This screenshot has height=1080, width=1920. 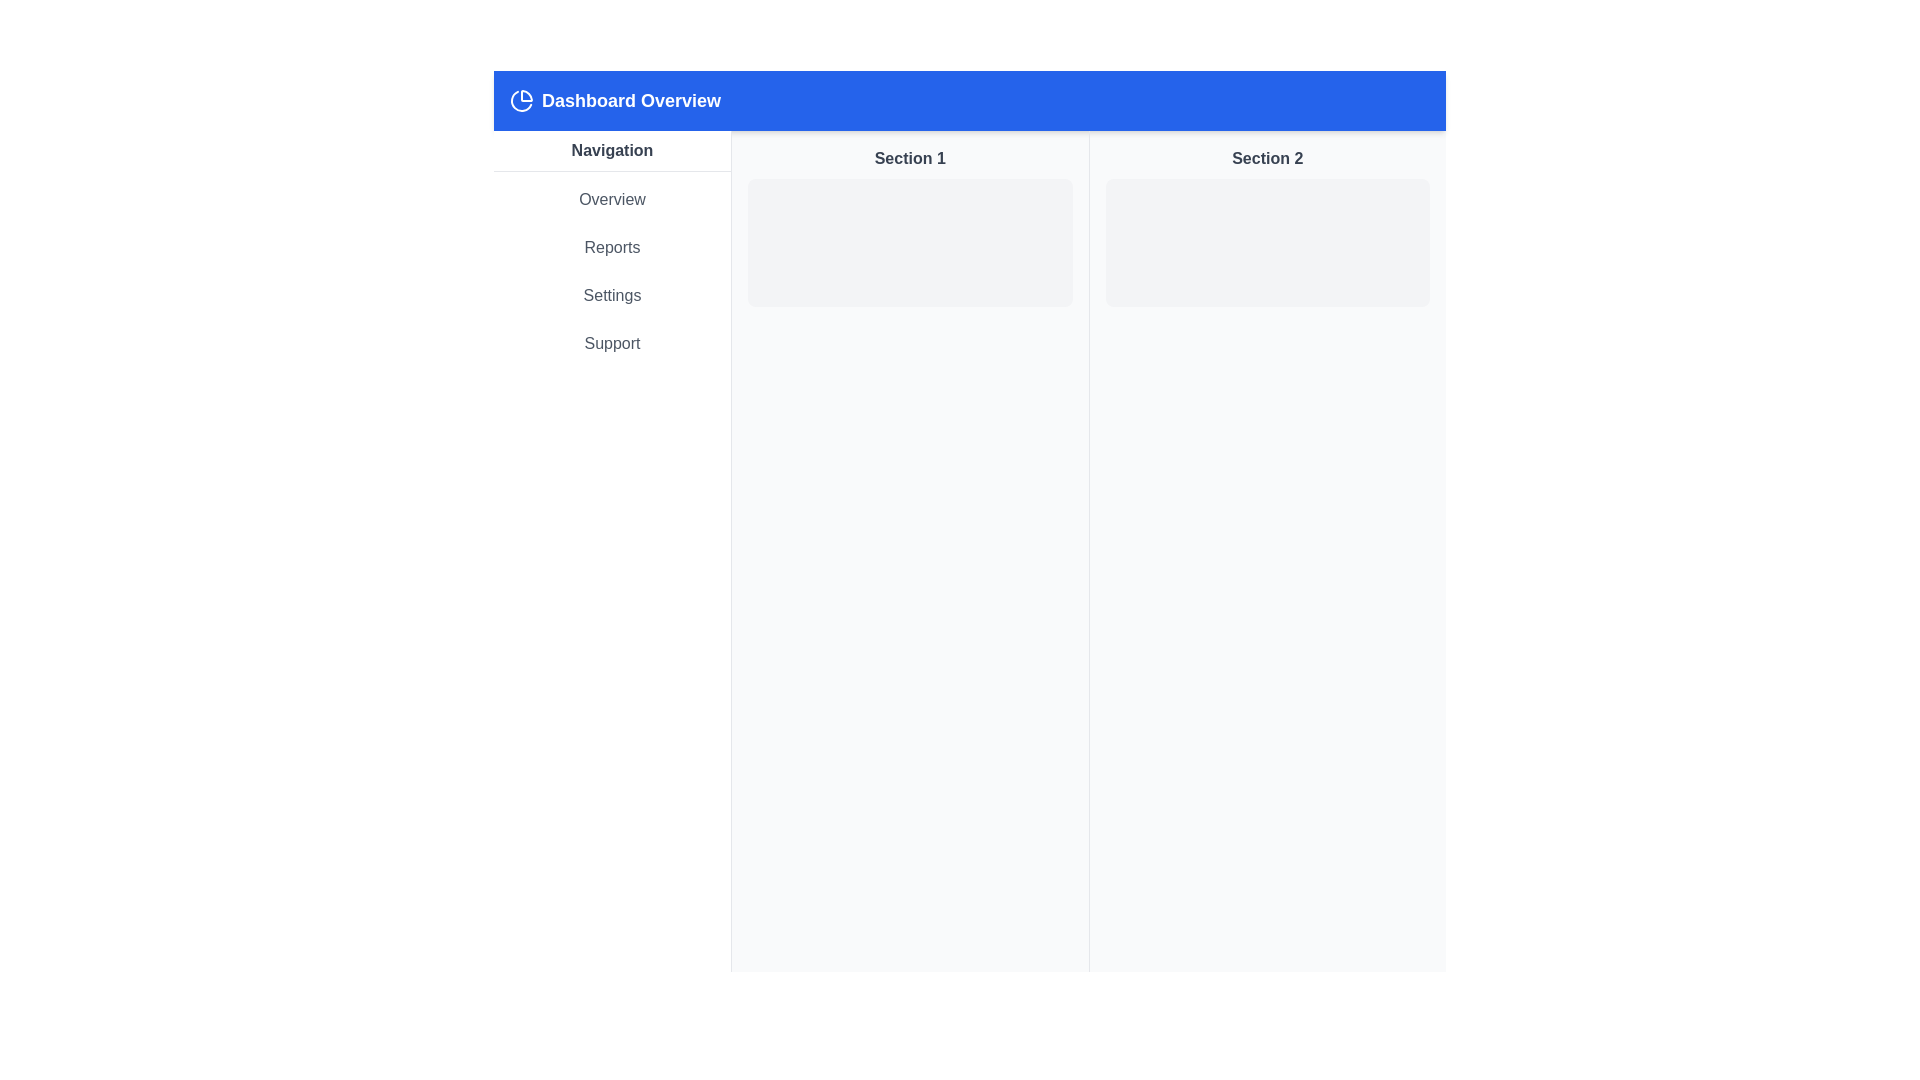 What do you see at coordinates (521, 101) in the screenshot?
I see `the second segment of the pie chart icon located in the top-left corner of the header section` at bounding box center [521, 101].